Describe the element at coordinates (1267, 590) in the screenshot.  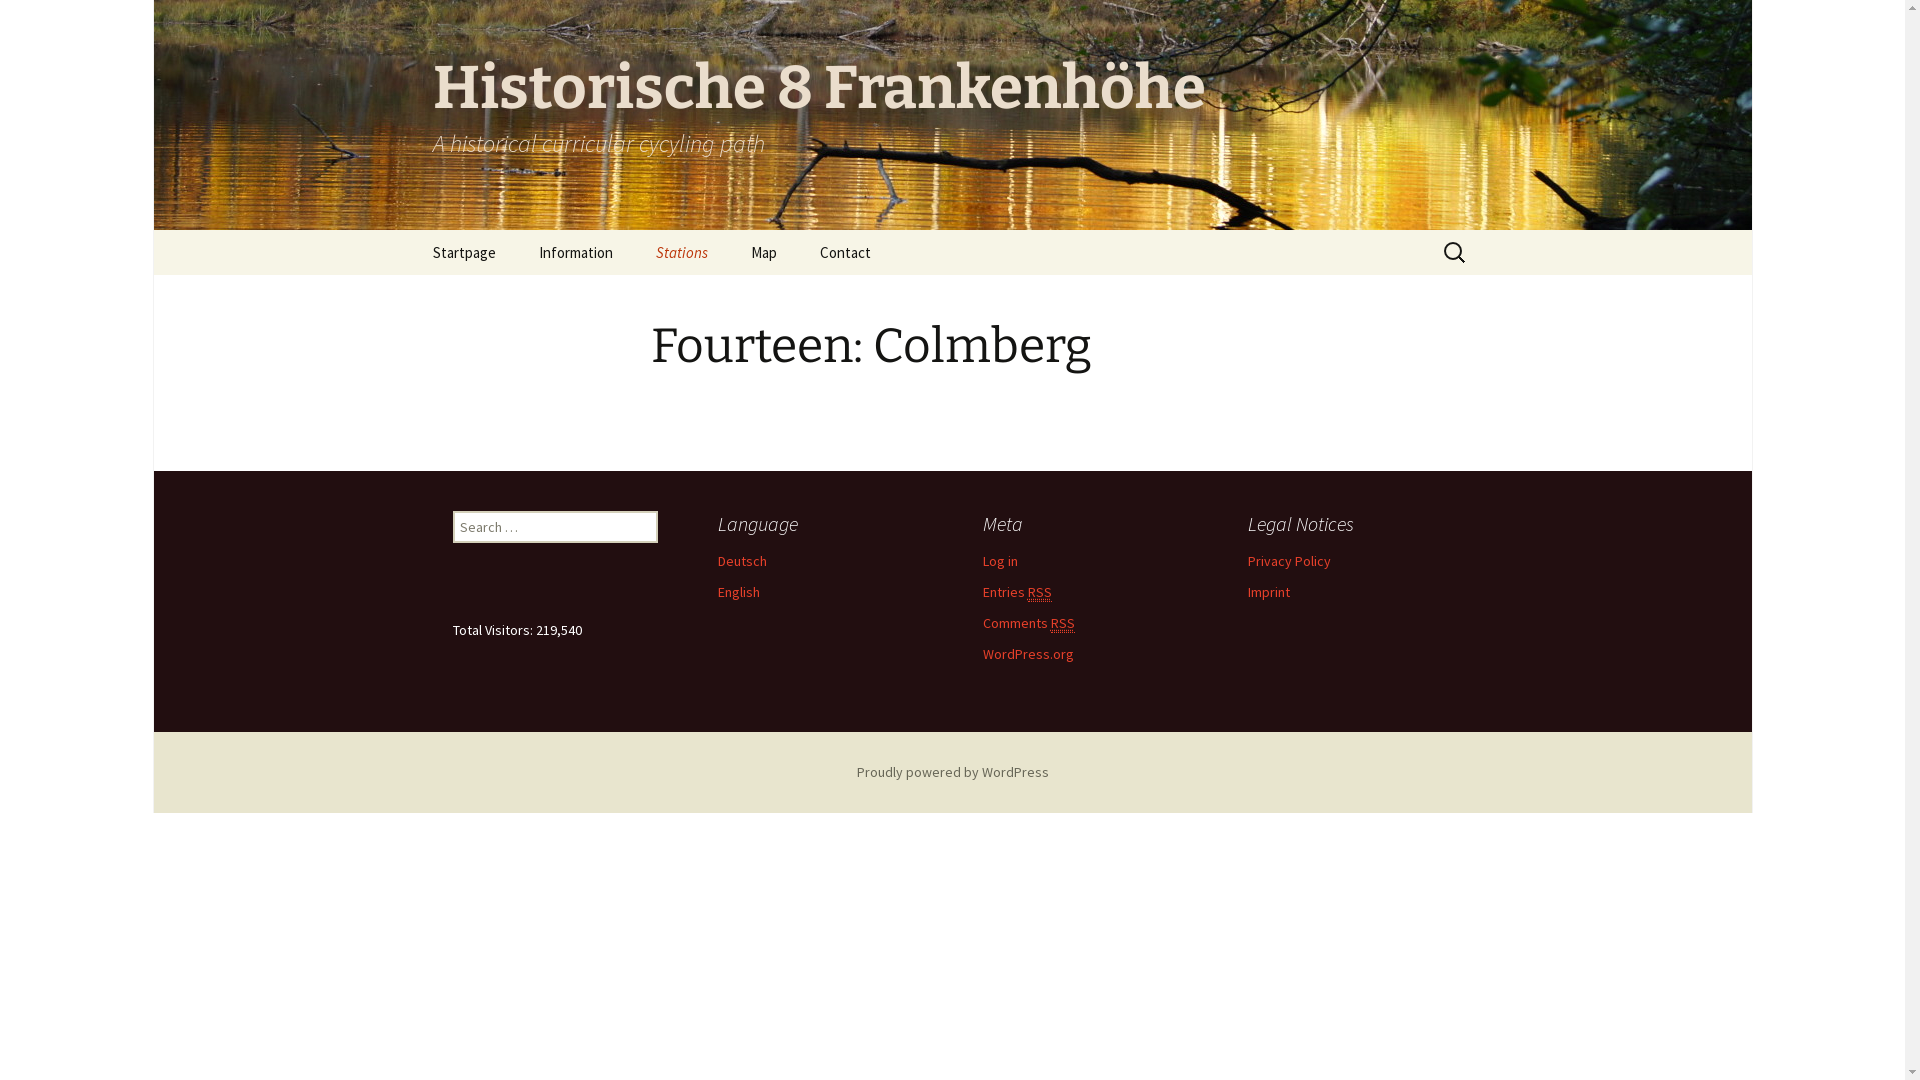
I see `'Imprint'` at that location.